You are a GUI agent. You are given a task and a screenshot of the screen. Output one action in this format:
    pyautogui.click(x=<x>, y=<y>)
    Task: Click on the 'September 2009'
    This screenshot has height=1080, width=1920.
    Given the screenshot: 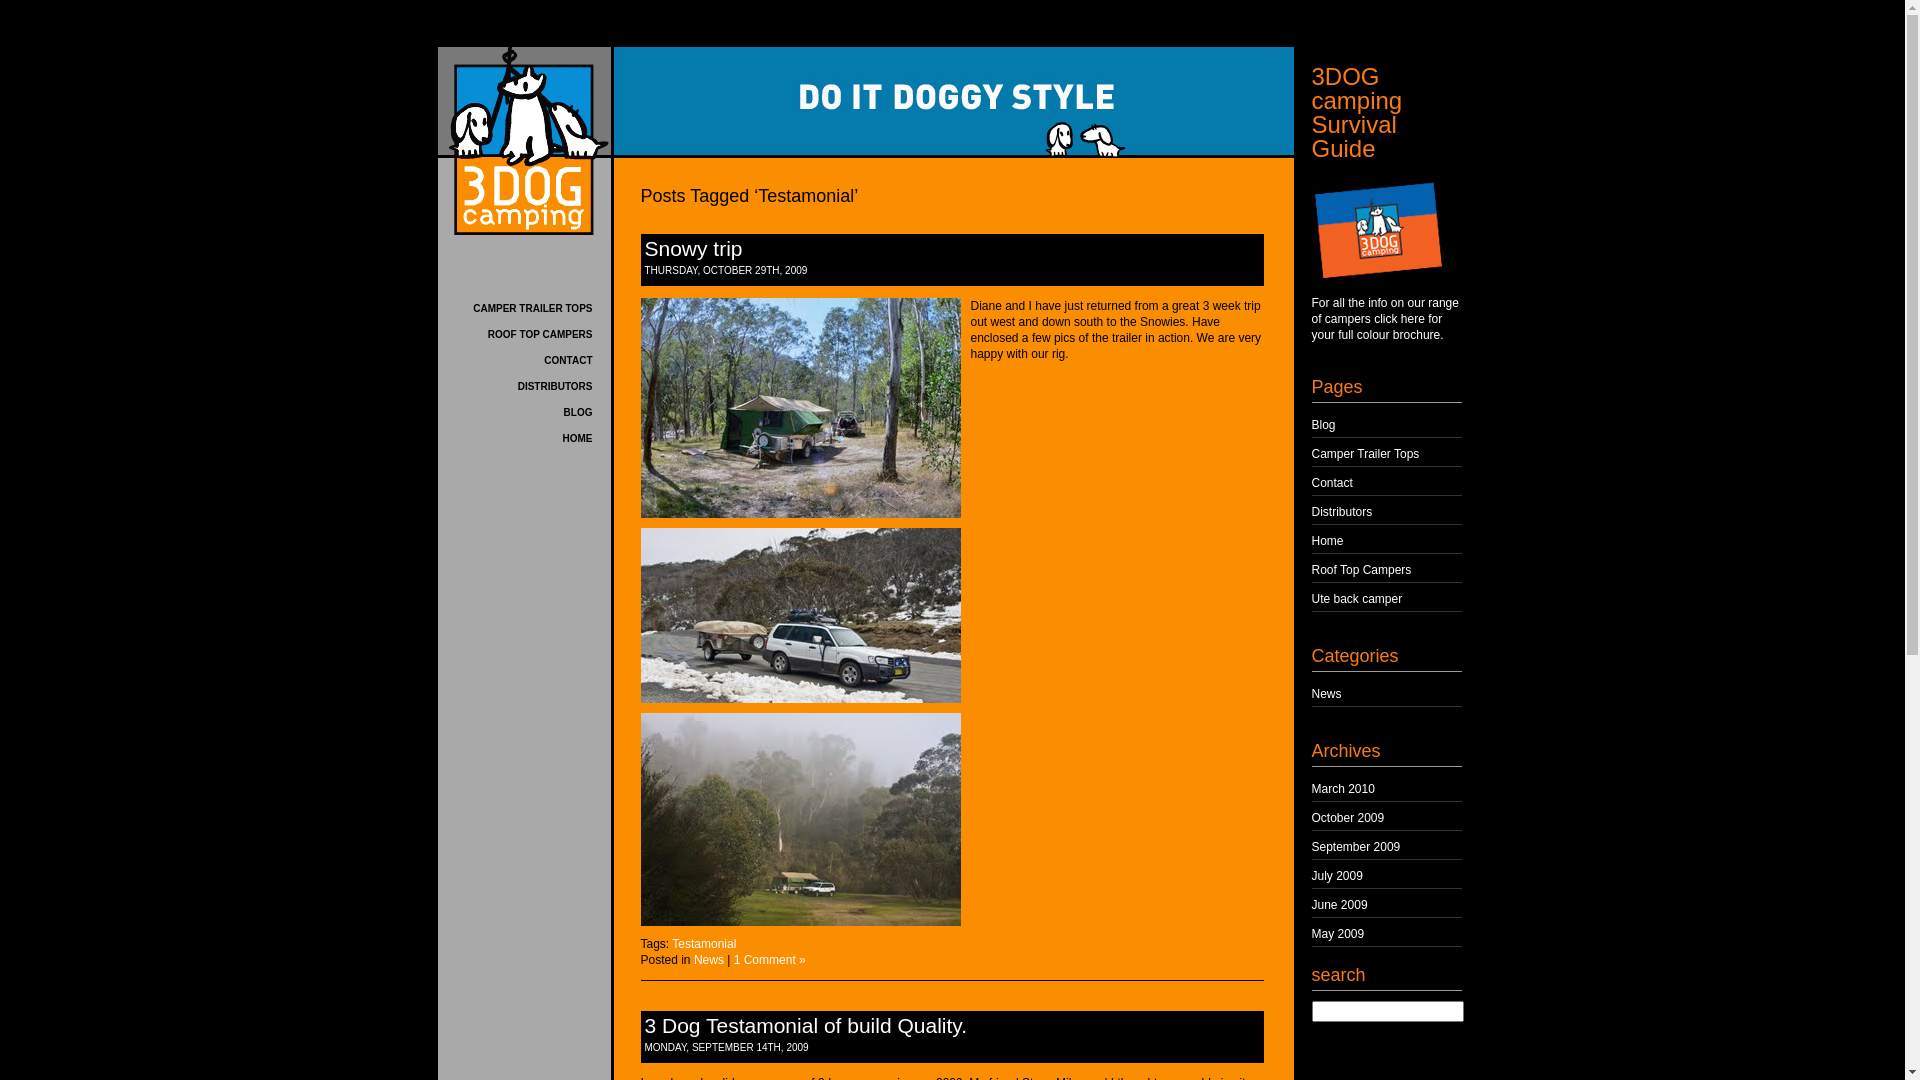 What is the action you would take?
    pyautogui.click(x=1311, y=847)
    